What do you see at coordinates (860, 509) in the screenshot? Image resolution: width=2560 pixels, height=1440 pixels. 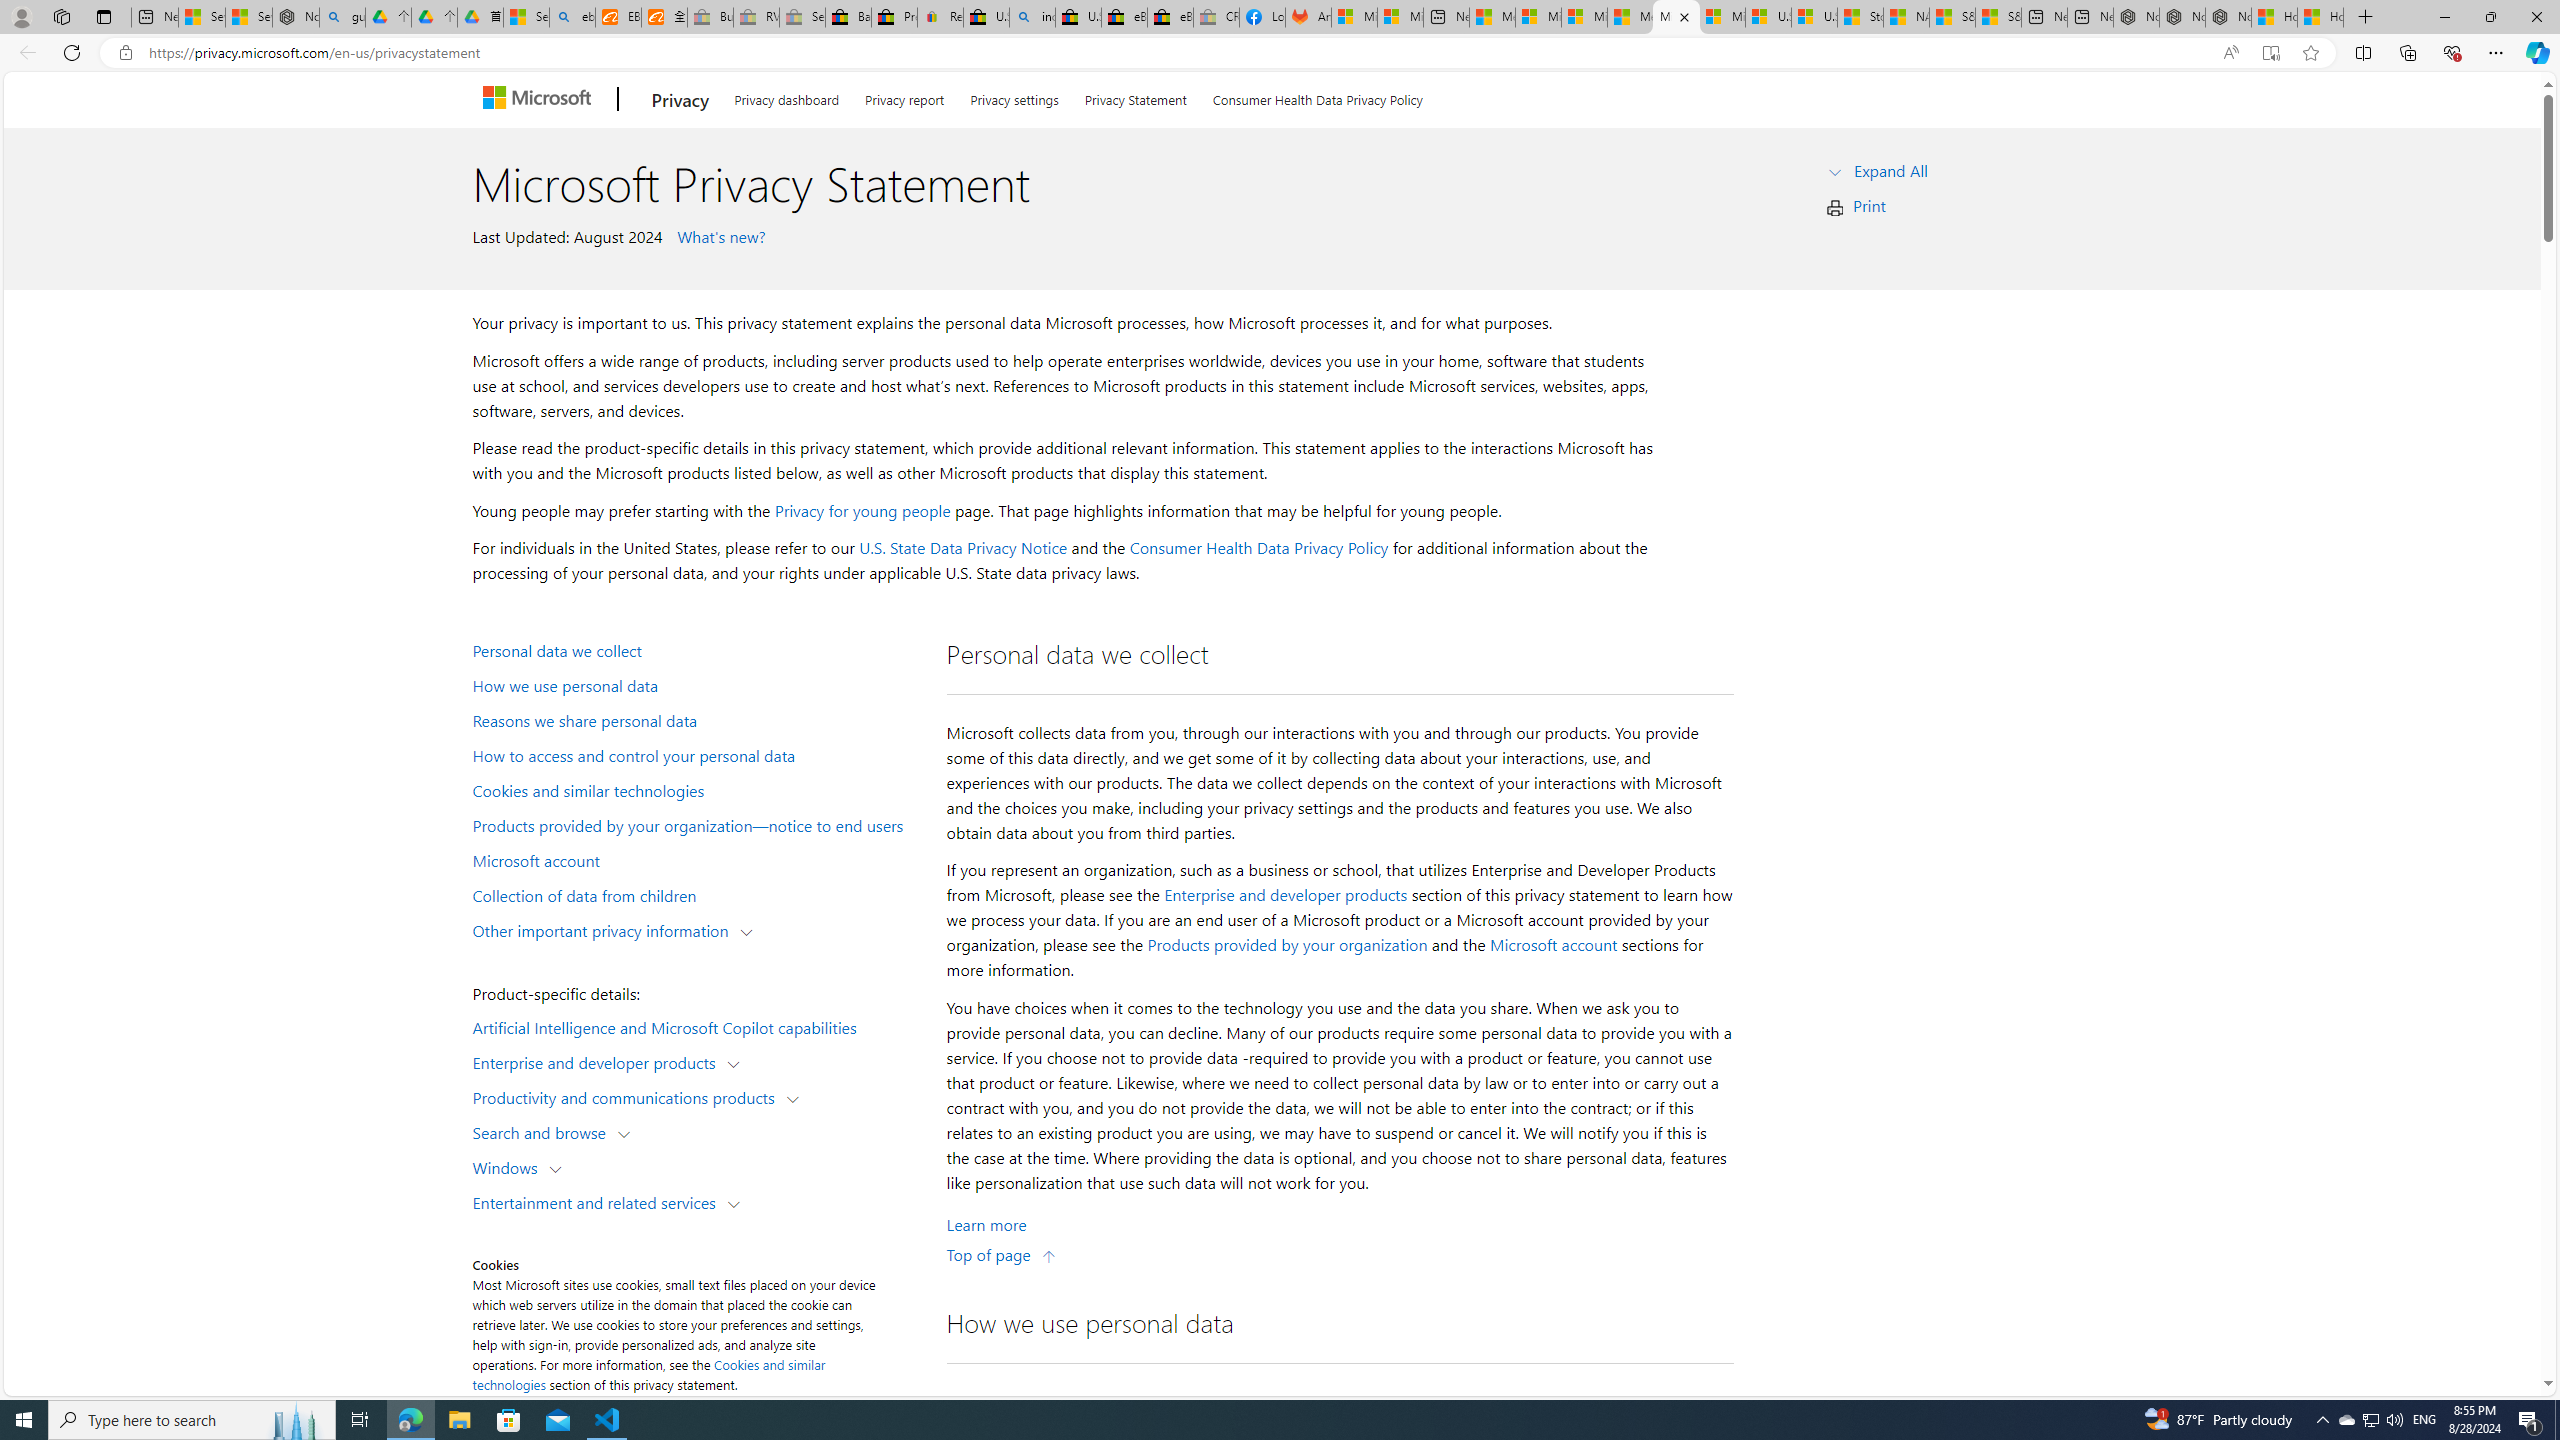 I see `'Privacy for young people'` at bounding box center [860, 509].